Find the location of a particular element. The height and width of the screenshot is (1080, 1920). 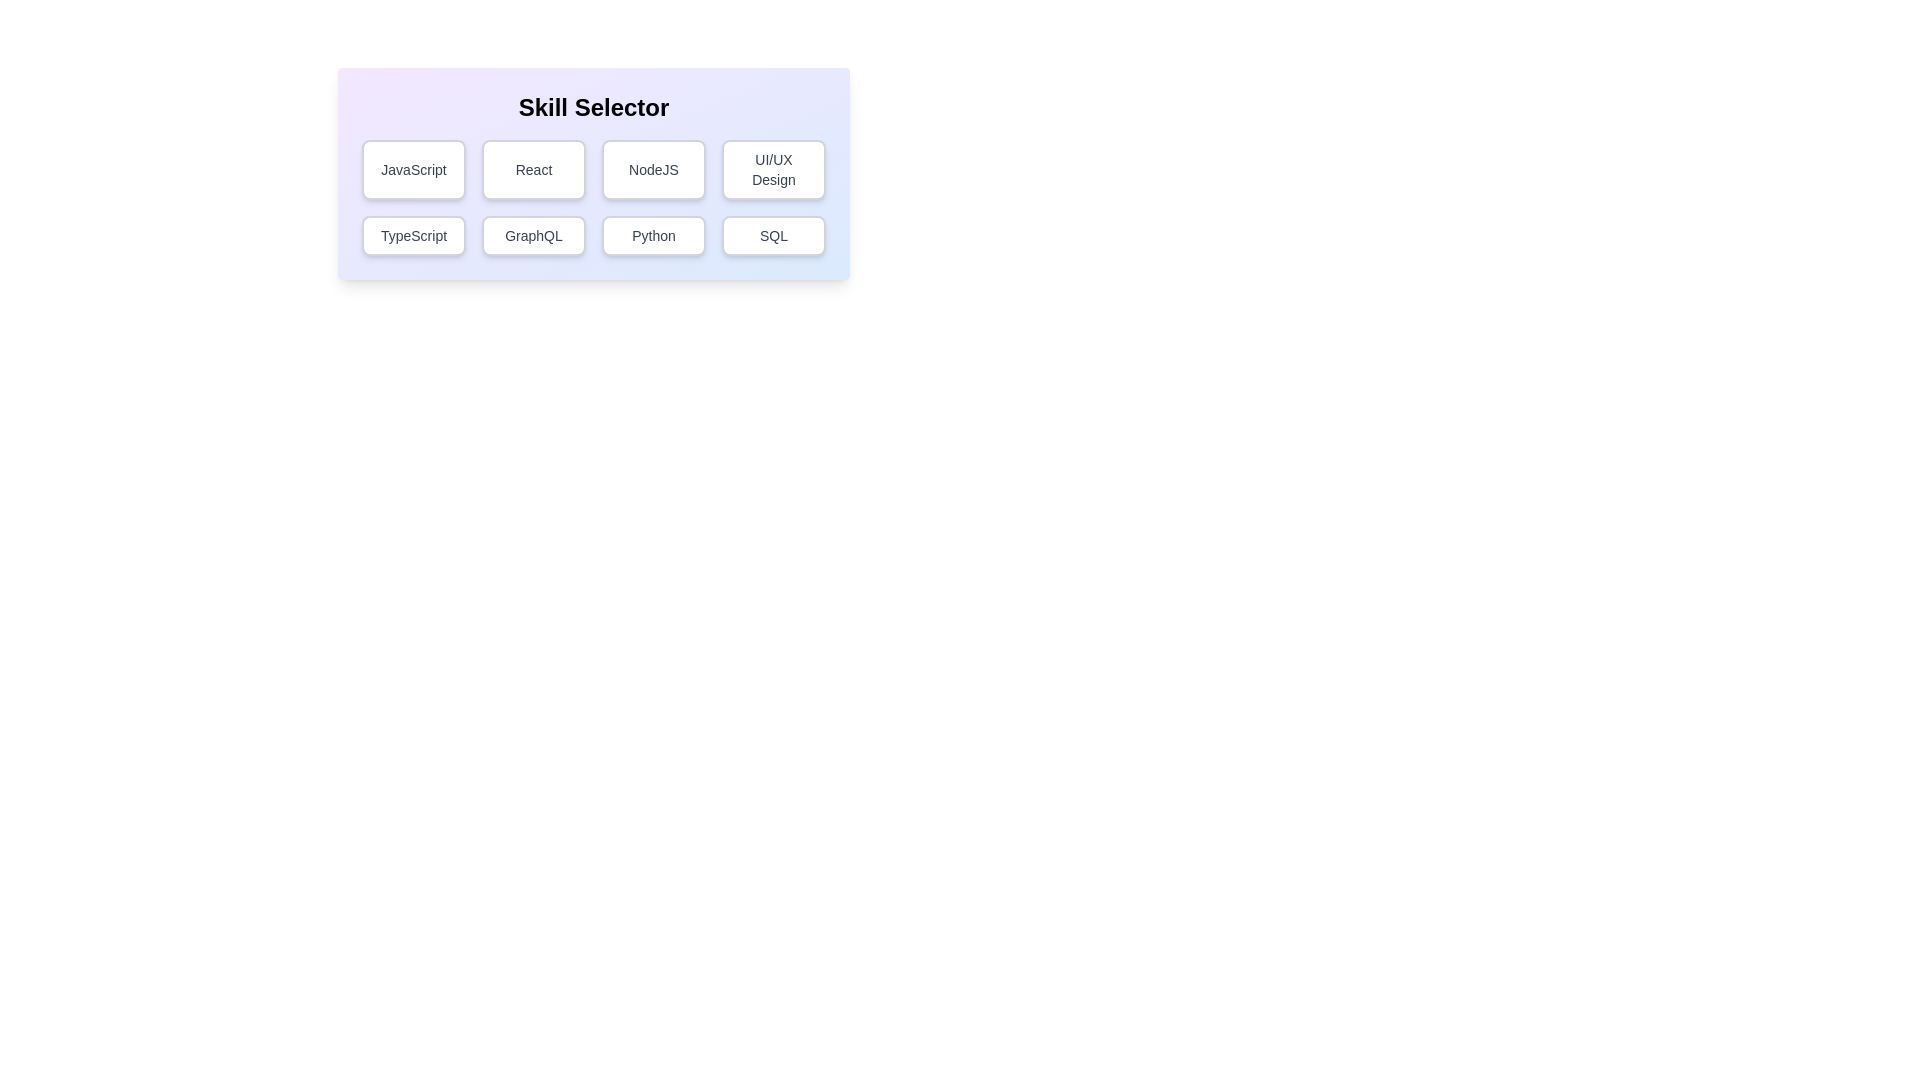

the skill button labeled UI/UX Design to observe hover effects is located at coordinates (772, 168).